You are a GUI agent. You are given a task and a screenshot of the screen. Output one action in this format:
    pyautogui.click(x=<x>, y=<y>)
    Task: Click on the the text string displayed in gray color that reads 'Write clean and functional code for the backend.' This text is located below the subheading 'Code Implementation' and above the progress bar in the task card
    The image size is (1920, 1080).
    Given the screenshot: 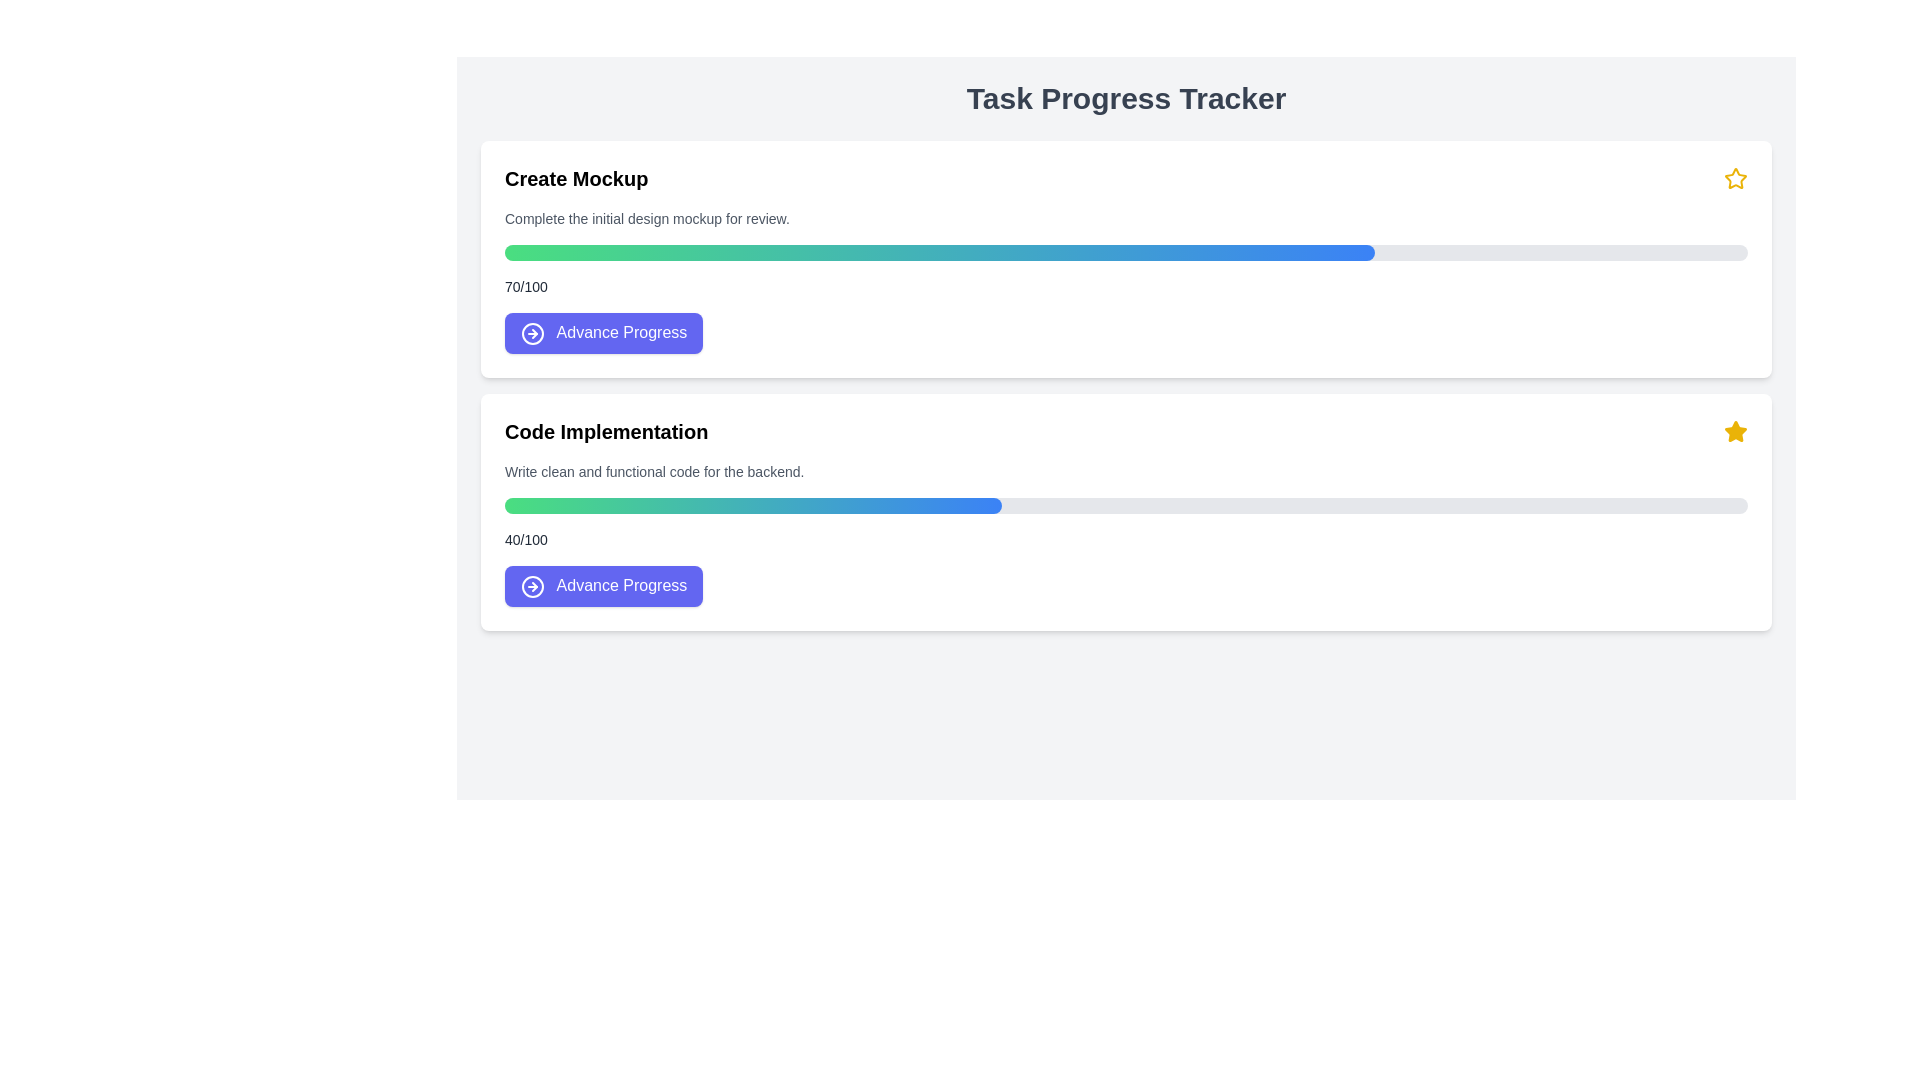 What is the action you would take?
    pyautogui.click(x=654, y=471)
    